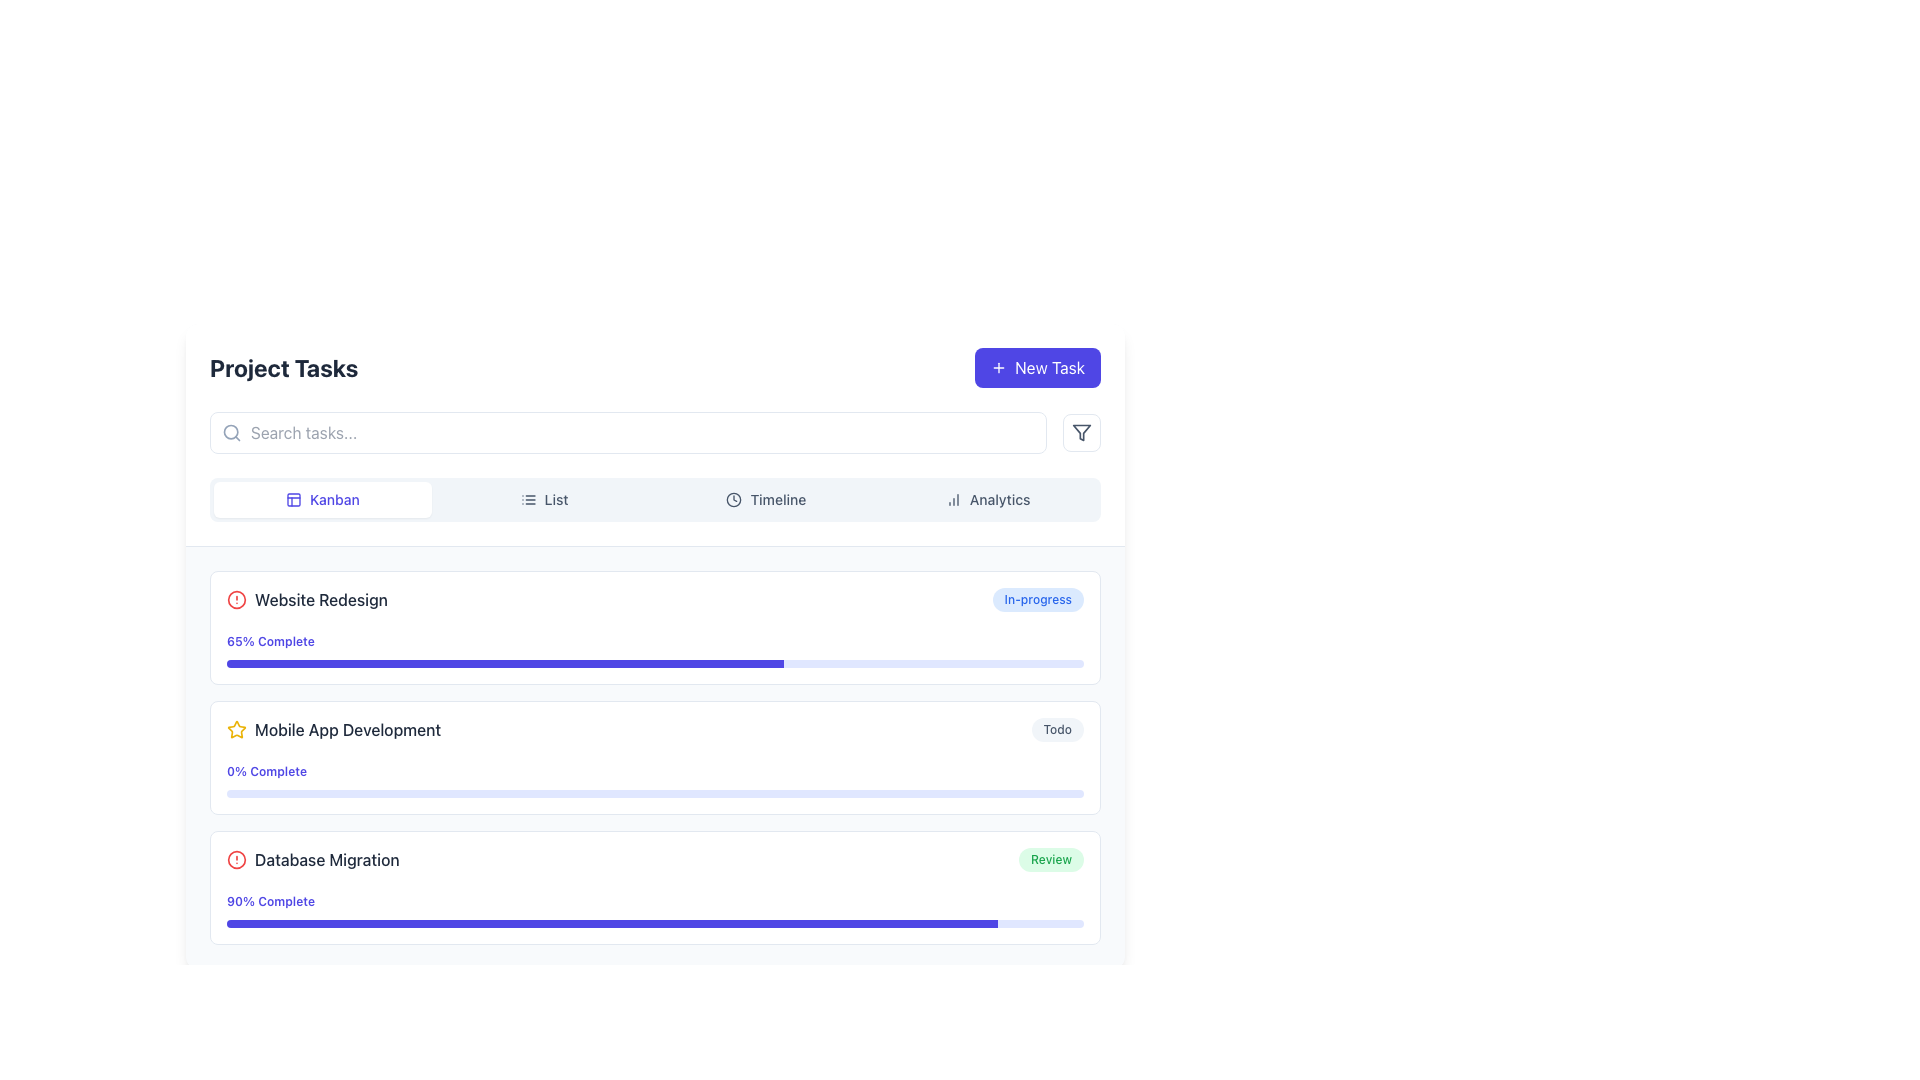  What do you see at coordinates (655, 906) in the screenshot?
I see `the progress bar labeled '90% Complete' which indicates that the task is 90% completed, located in the lower half of the 'Database Migration' task card` at bounding box center [655, 906].